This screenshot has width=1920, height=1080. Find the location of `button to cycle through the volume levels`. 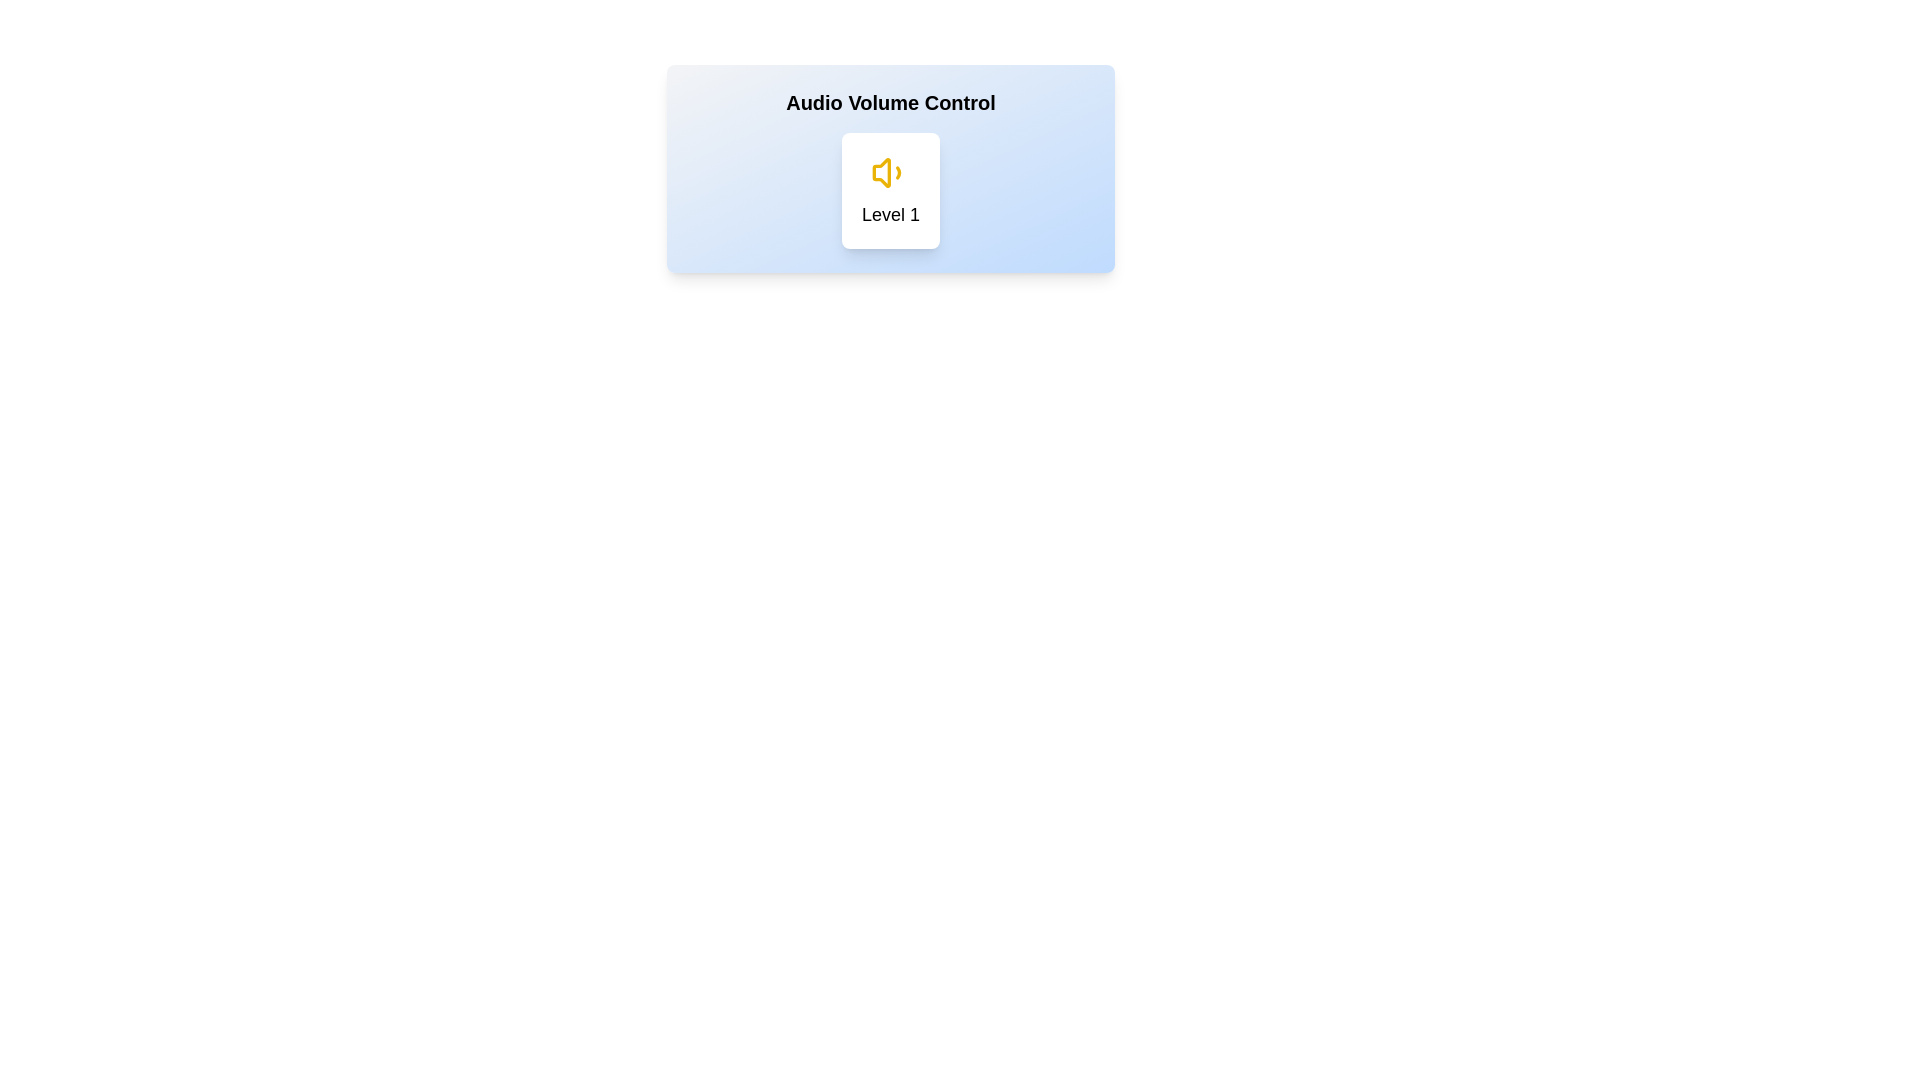

button to cycle through the volume levels is located at coordinates (890, 191).